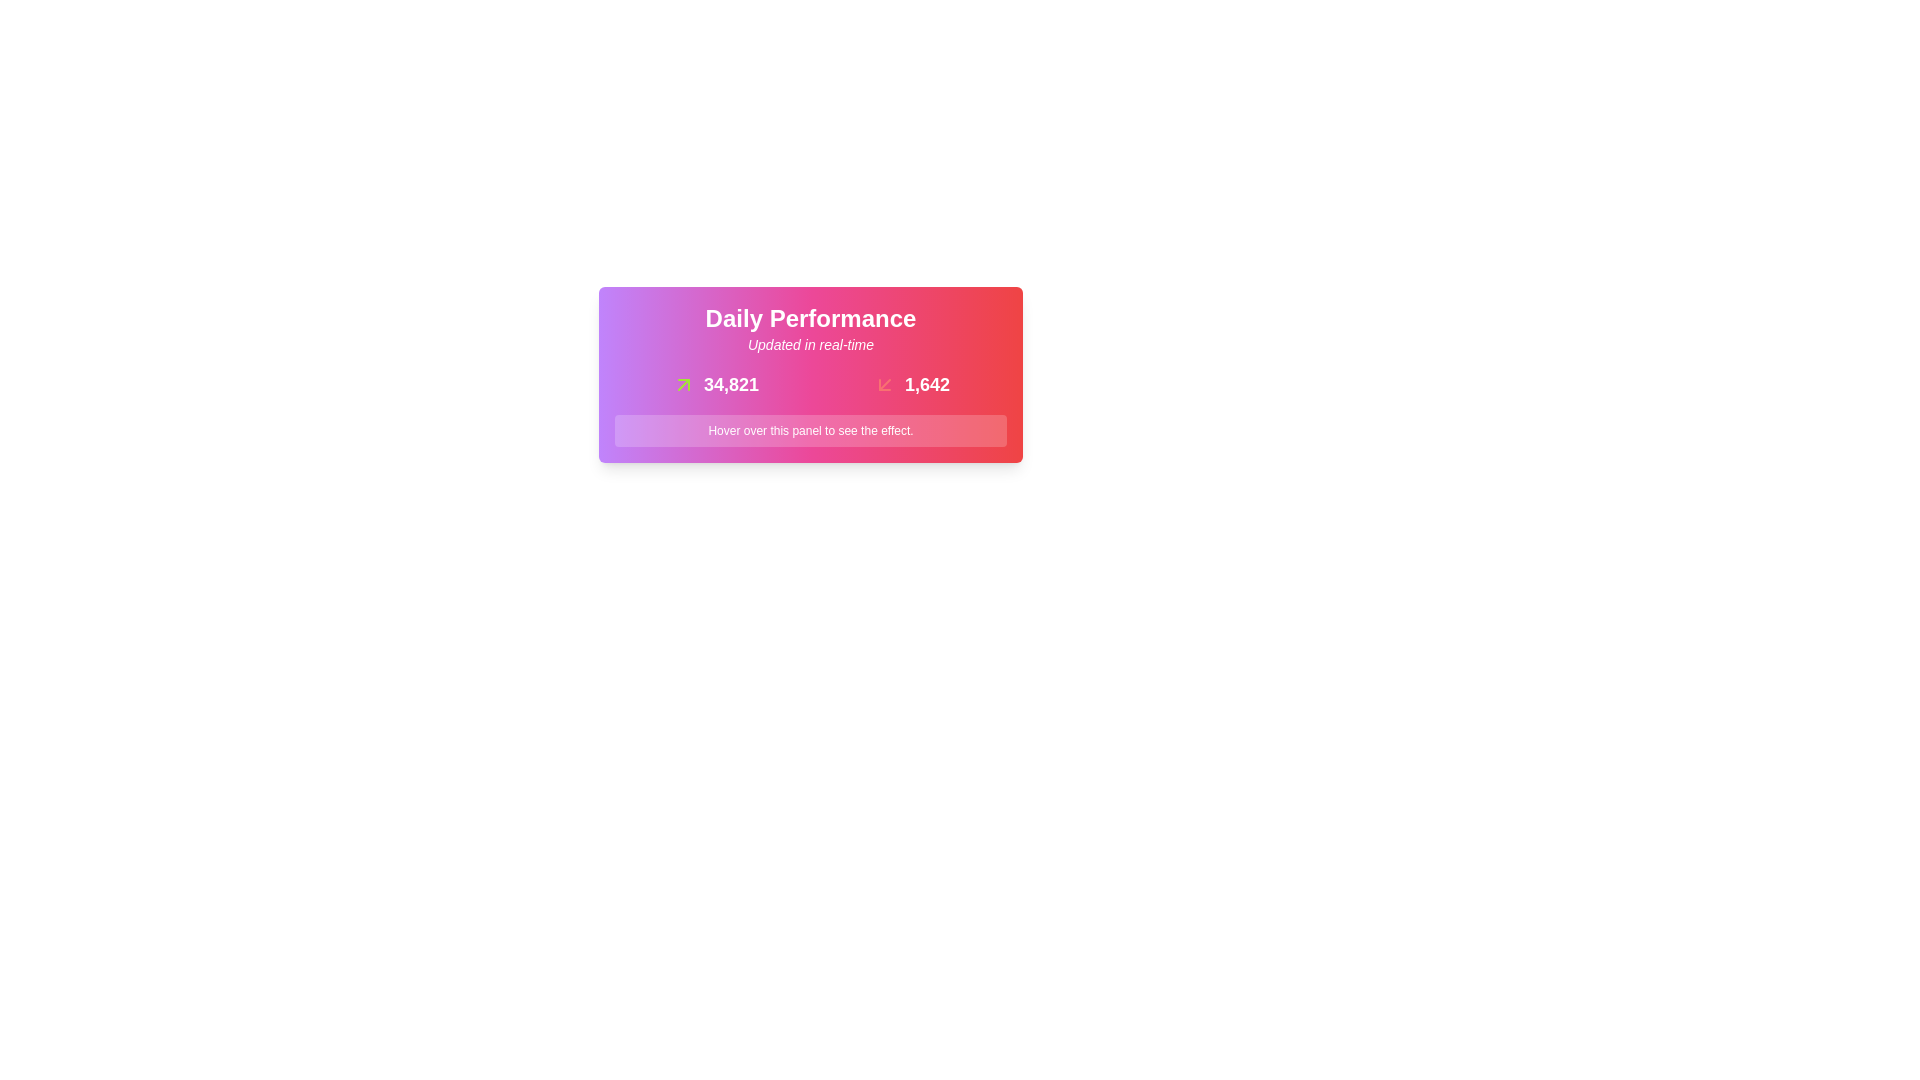  What do you see at coordinates (926, 385) in the screenshot?
I see `the numerical metric displayed in the text element with a red background, located adjacent to a downward arrow icon in the lower-right quadrant of the card component` at bounding box center [926, 385].